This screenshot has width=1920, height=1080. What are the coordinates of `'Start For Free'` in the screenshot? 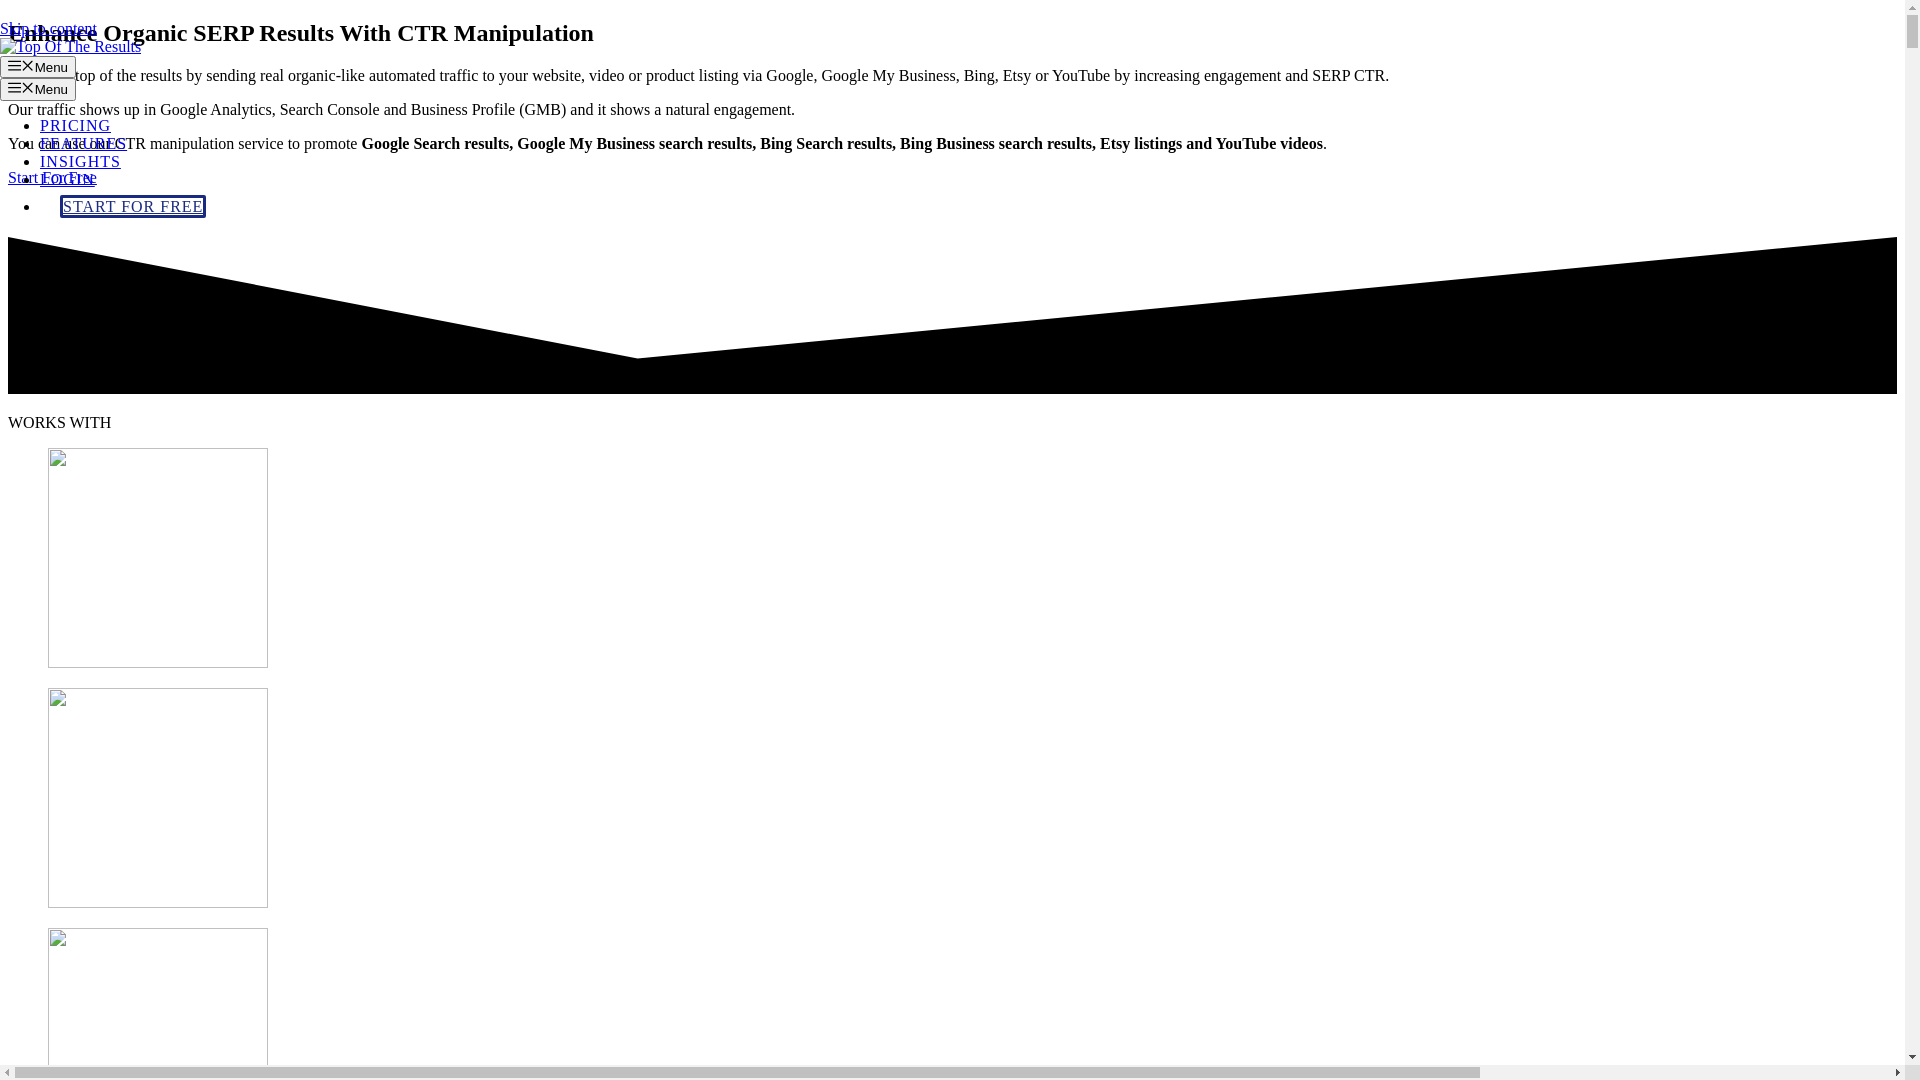 It's located at (52, 176).